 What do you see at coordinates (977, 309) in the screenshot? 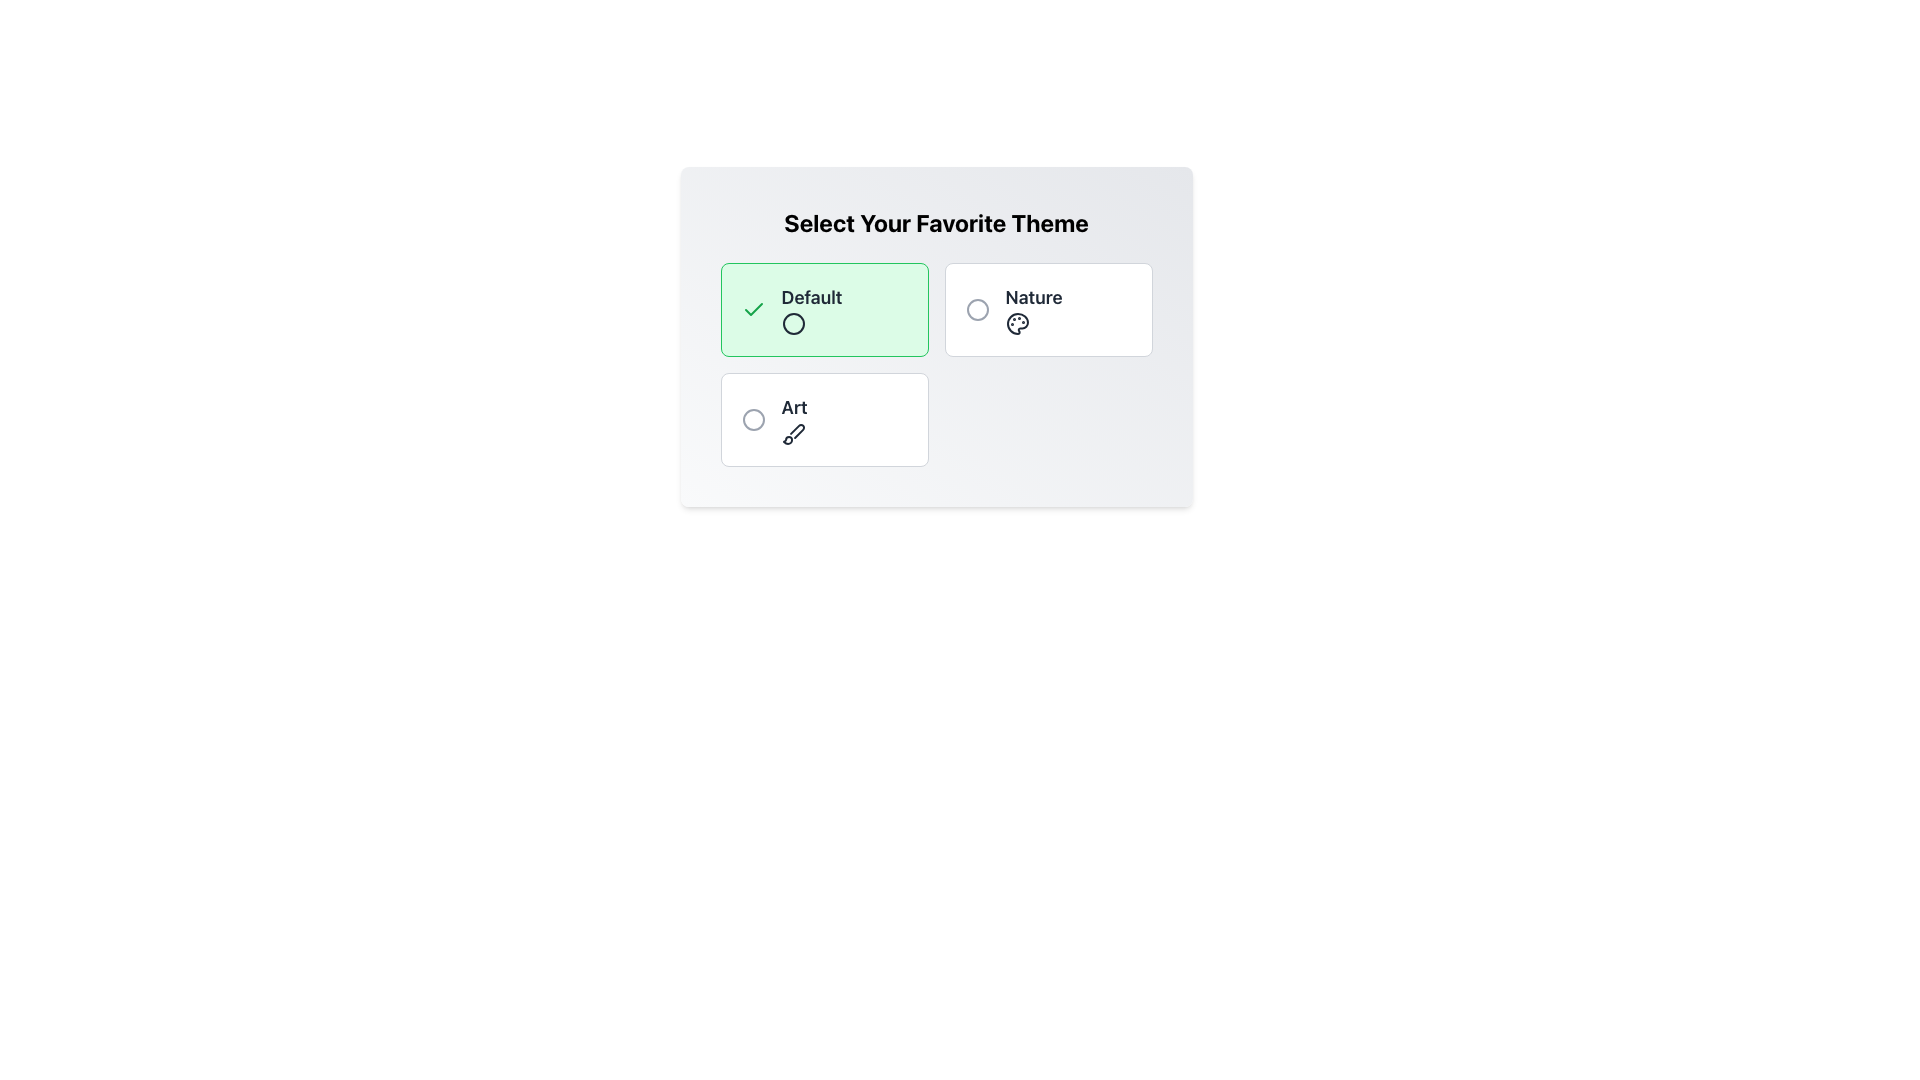
I see `the circular icon with a gray border located next to the 'Nature' text in the card-like structure` at bounding box center [977, 309].